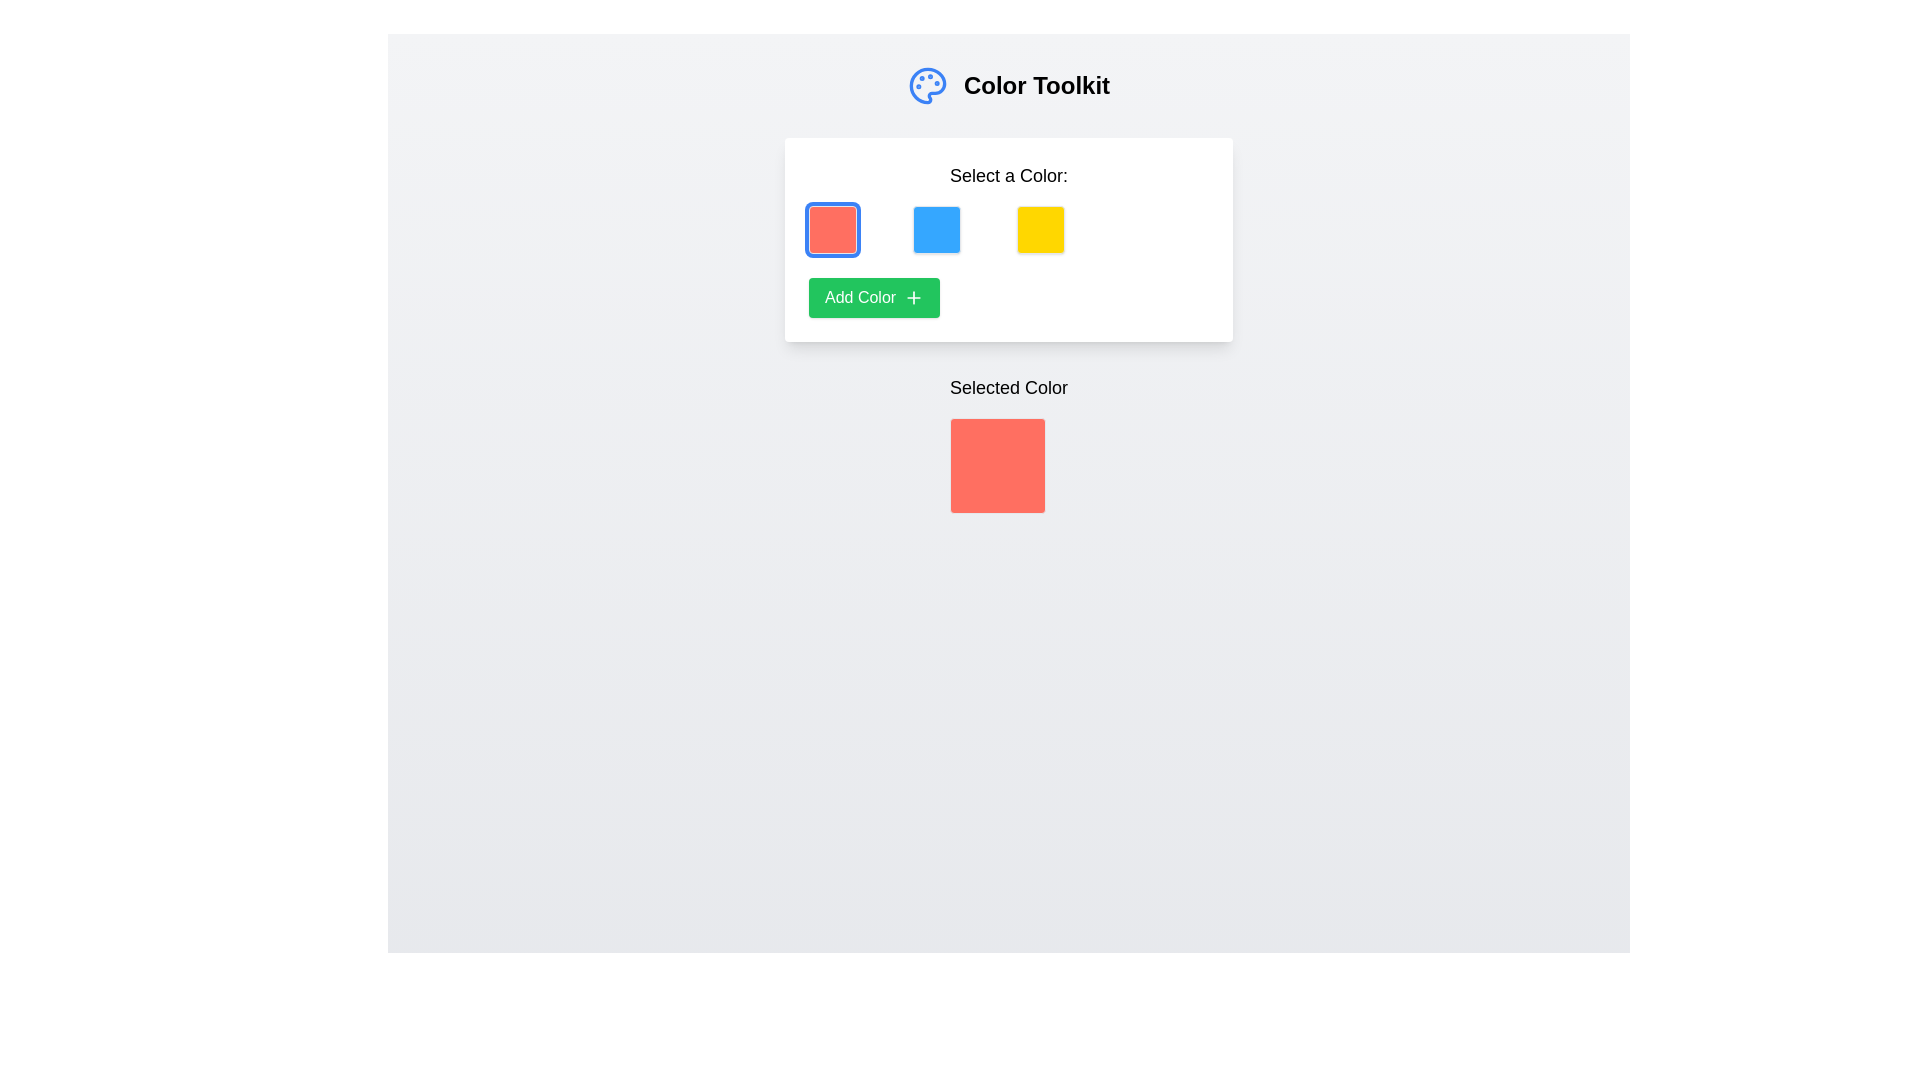  What do you see at coordinates (913, 297) in the screenshot?
I see `the green 'Add Color' button that contains a plus sign icon` at bounding box center [913, 297].